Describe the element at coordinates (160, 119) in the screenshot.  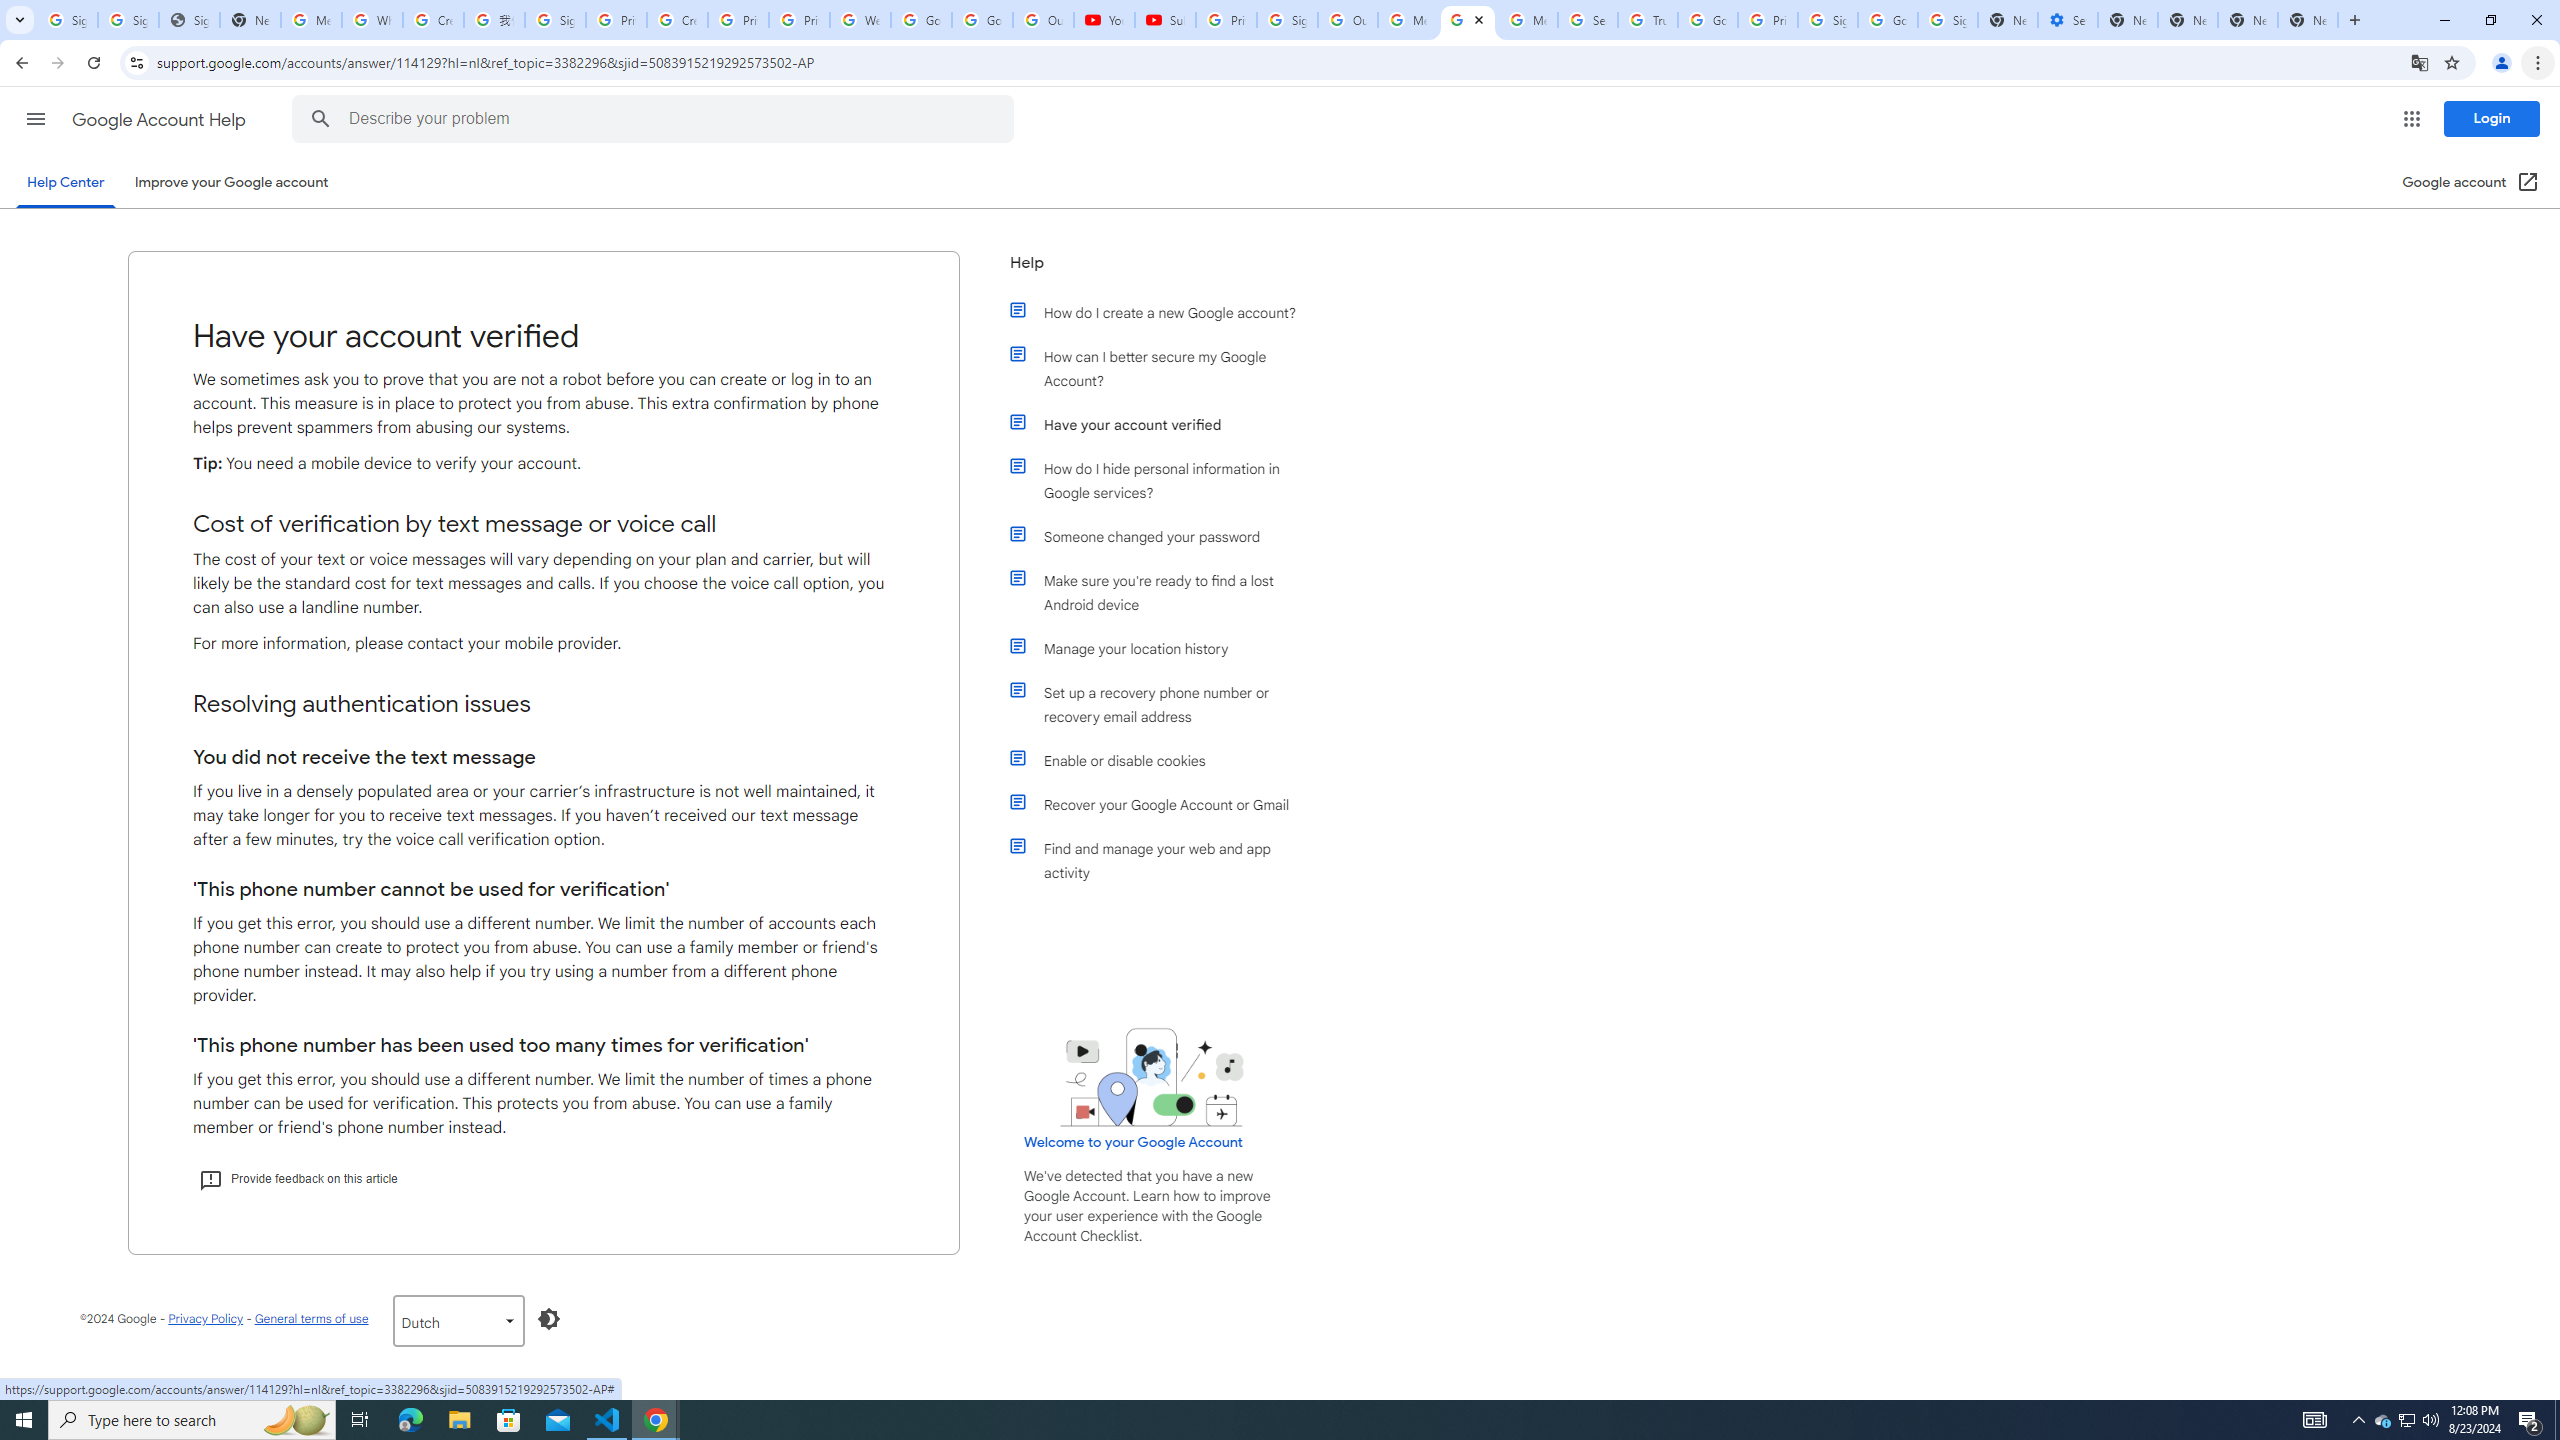
I see `'Google Account Help'` at that location.